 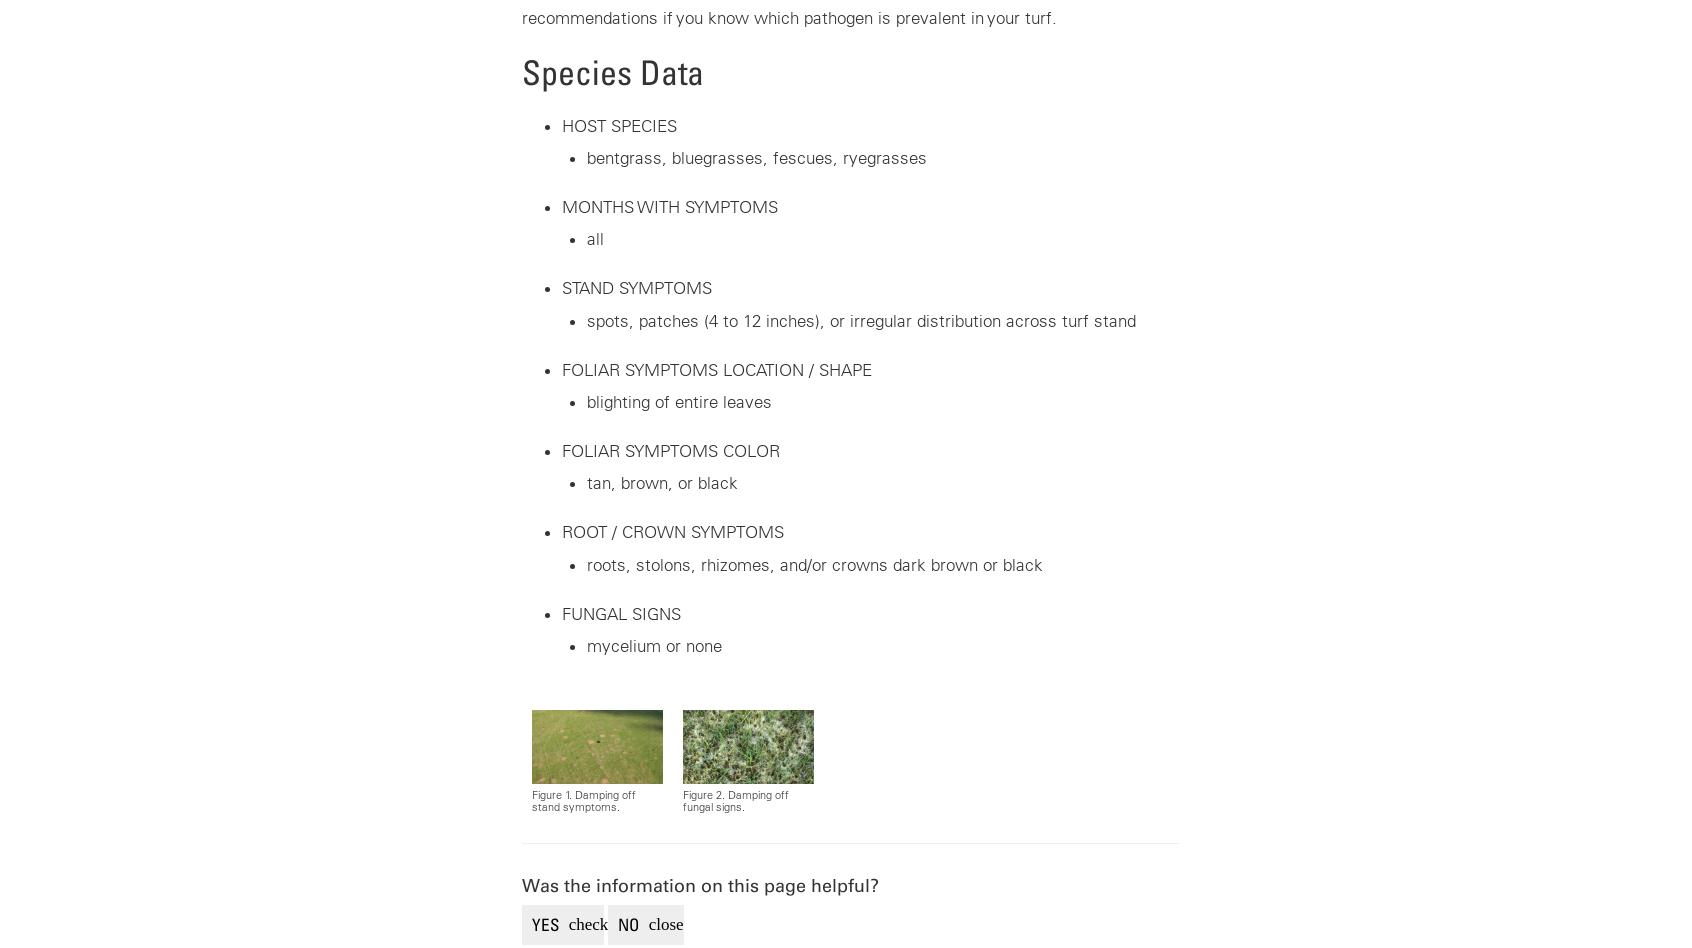 What do you see at coordinates (610, 71) in the screenshot?
I see `'Species Data'` at bounding box center [610, 71].